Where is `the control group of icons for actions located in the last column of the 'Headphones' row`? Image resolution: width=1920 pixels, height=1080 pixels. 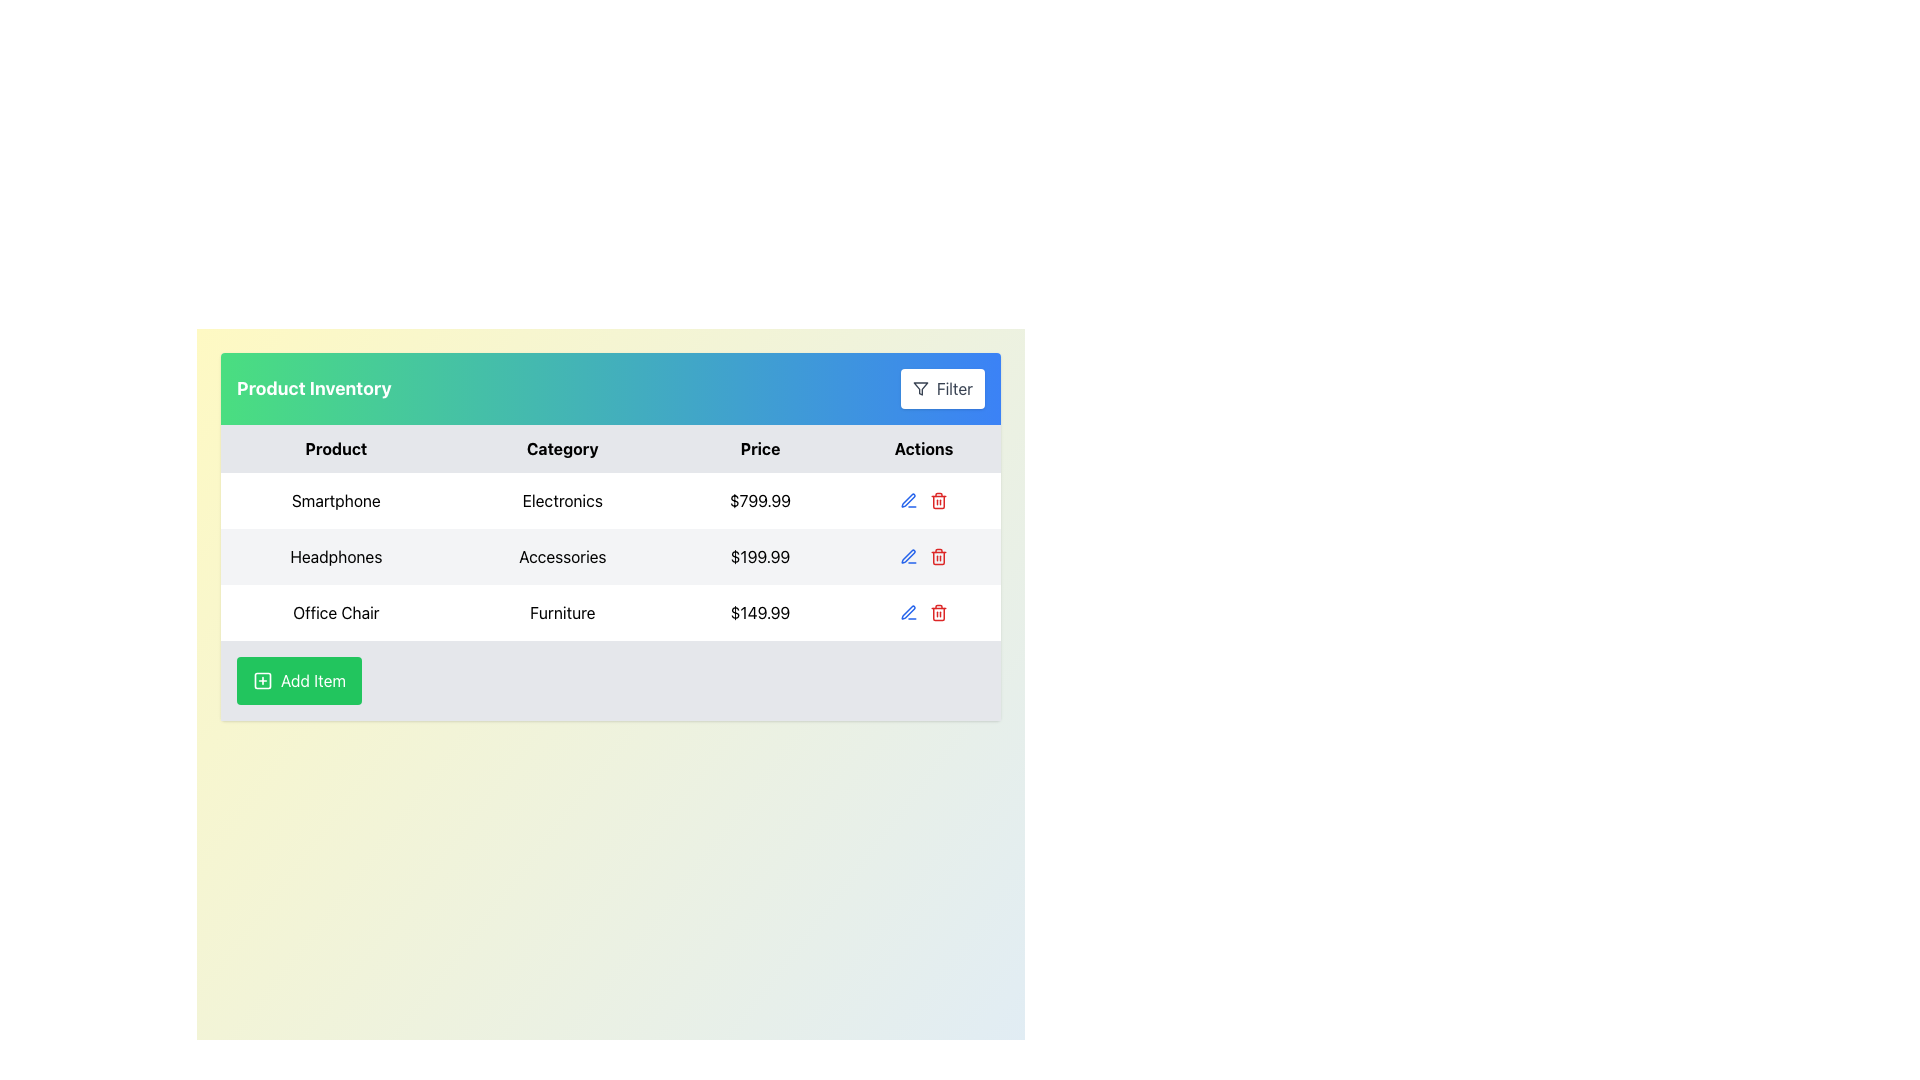 the control group of icons for actions located in the last column of the 'Headphones' row is located at coordinates (923, 556).